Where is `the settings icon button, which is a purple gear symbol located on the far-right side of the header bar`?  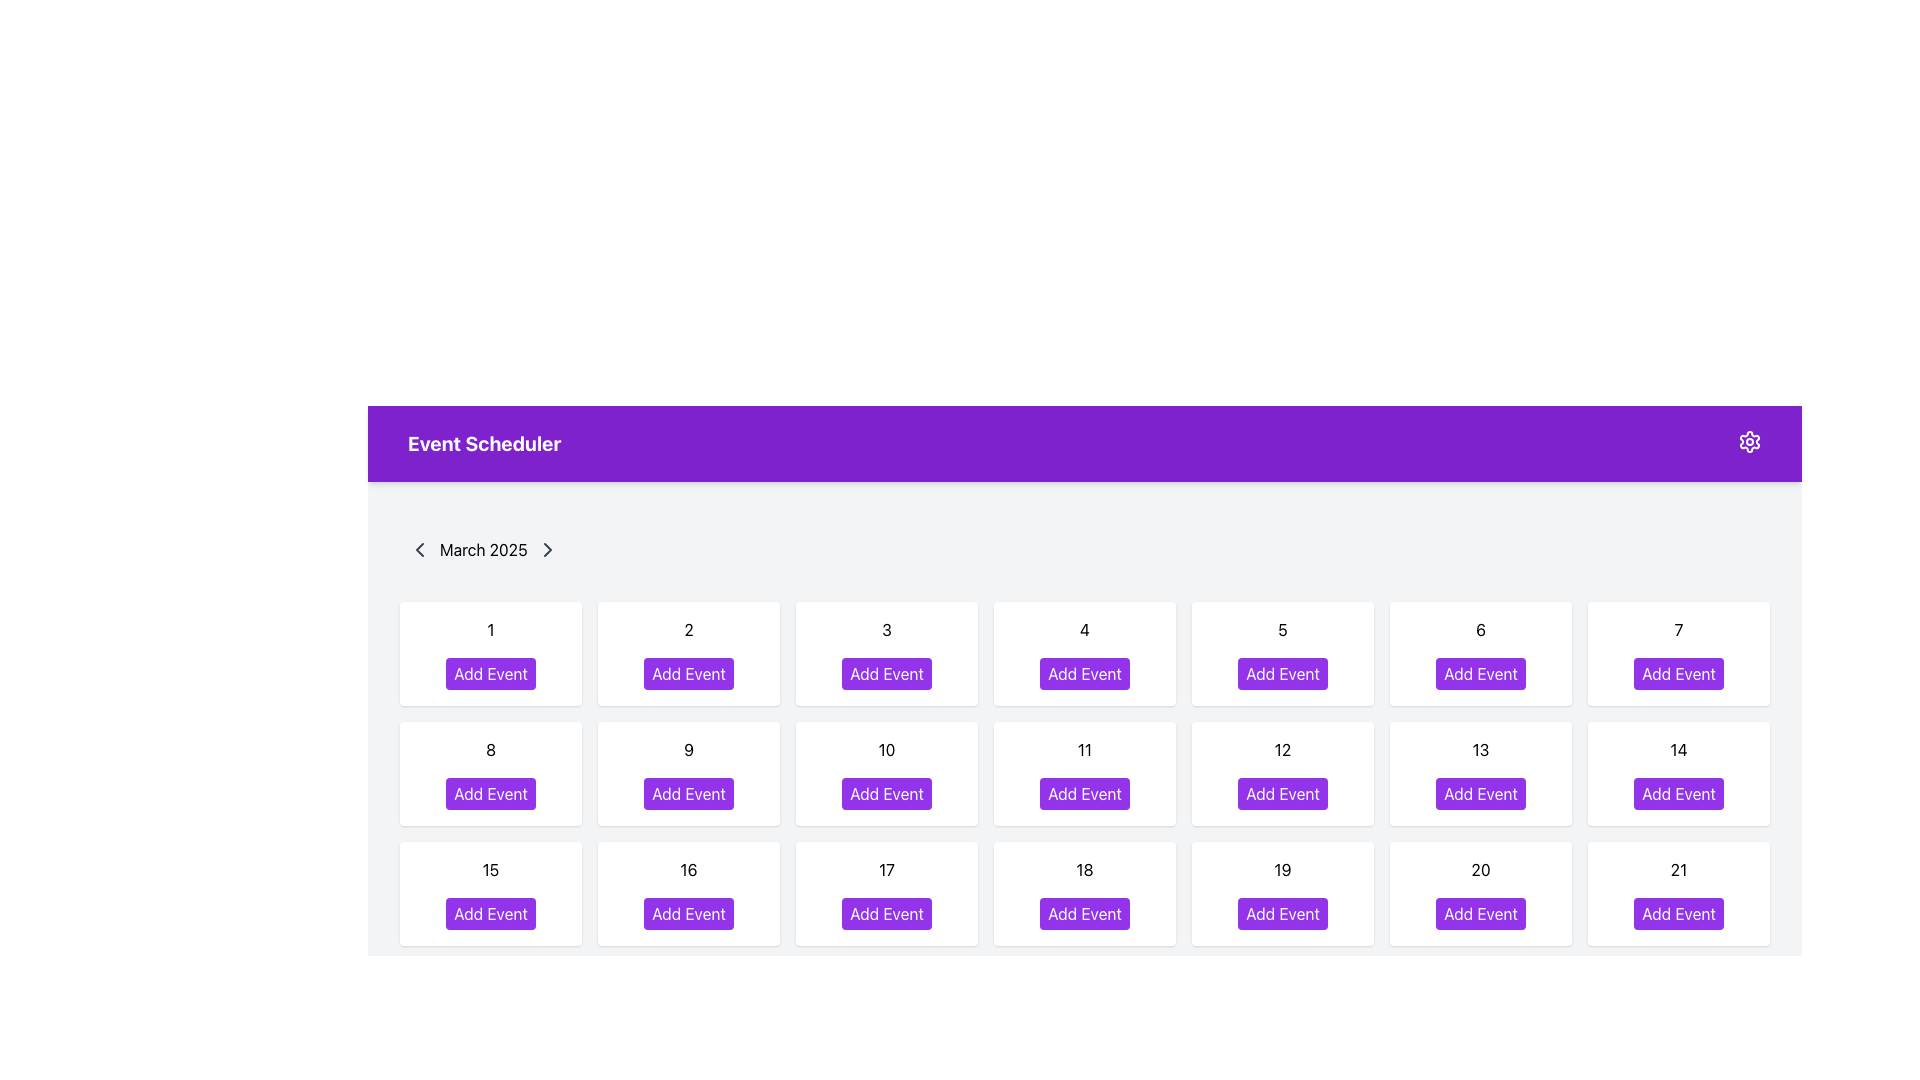
the settings icon button, which is a purple gear symbol located on the far-right side of the header bar is located at coordinates (1749, 441).